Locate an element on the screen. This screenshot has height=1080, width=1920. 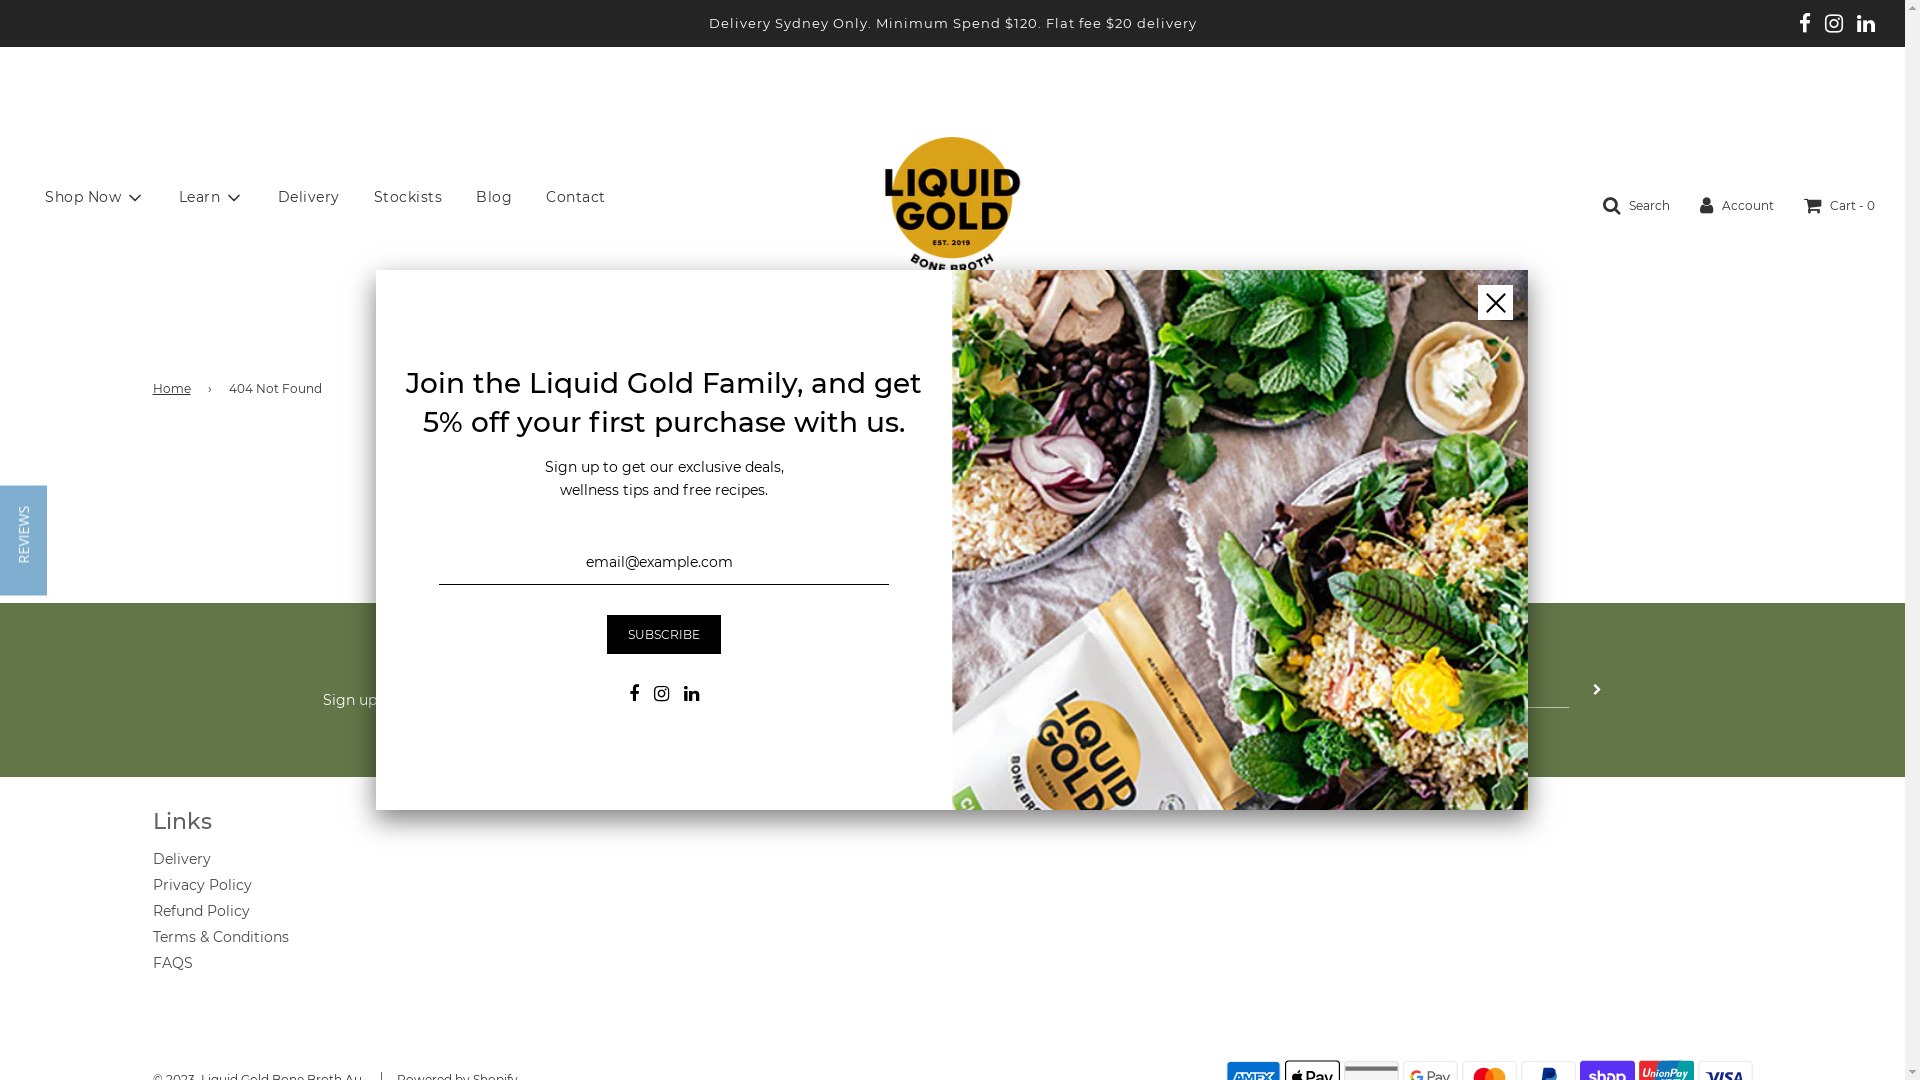
'Stockists' is located at coordinates (406, 196).